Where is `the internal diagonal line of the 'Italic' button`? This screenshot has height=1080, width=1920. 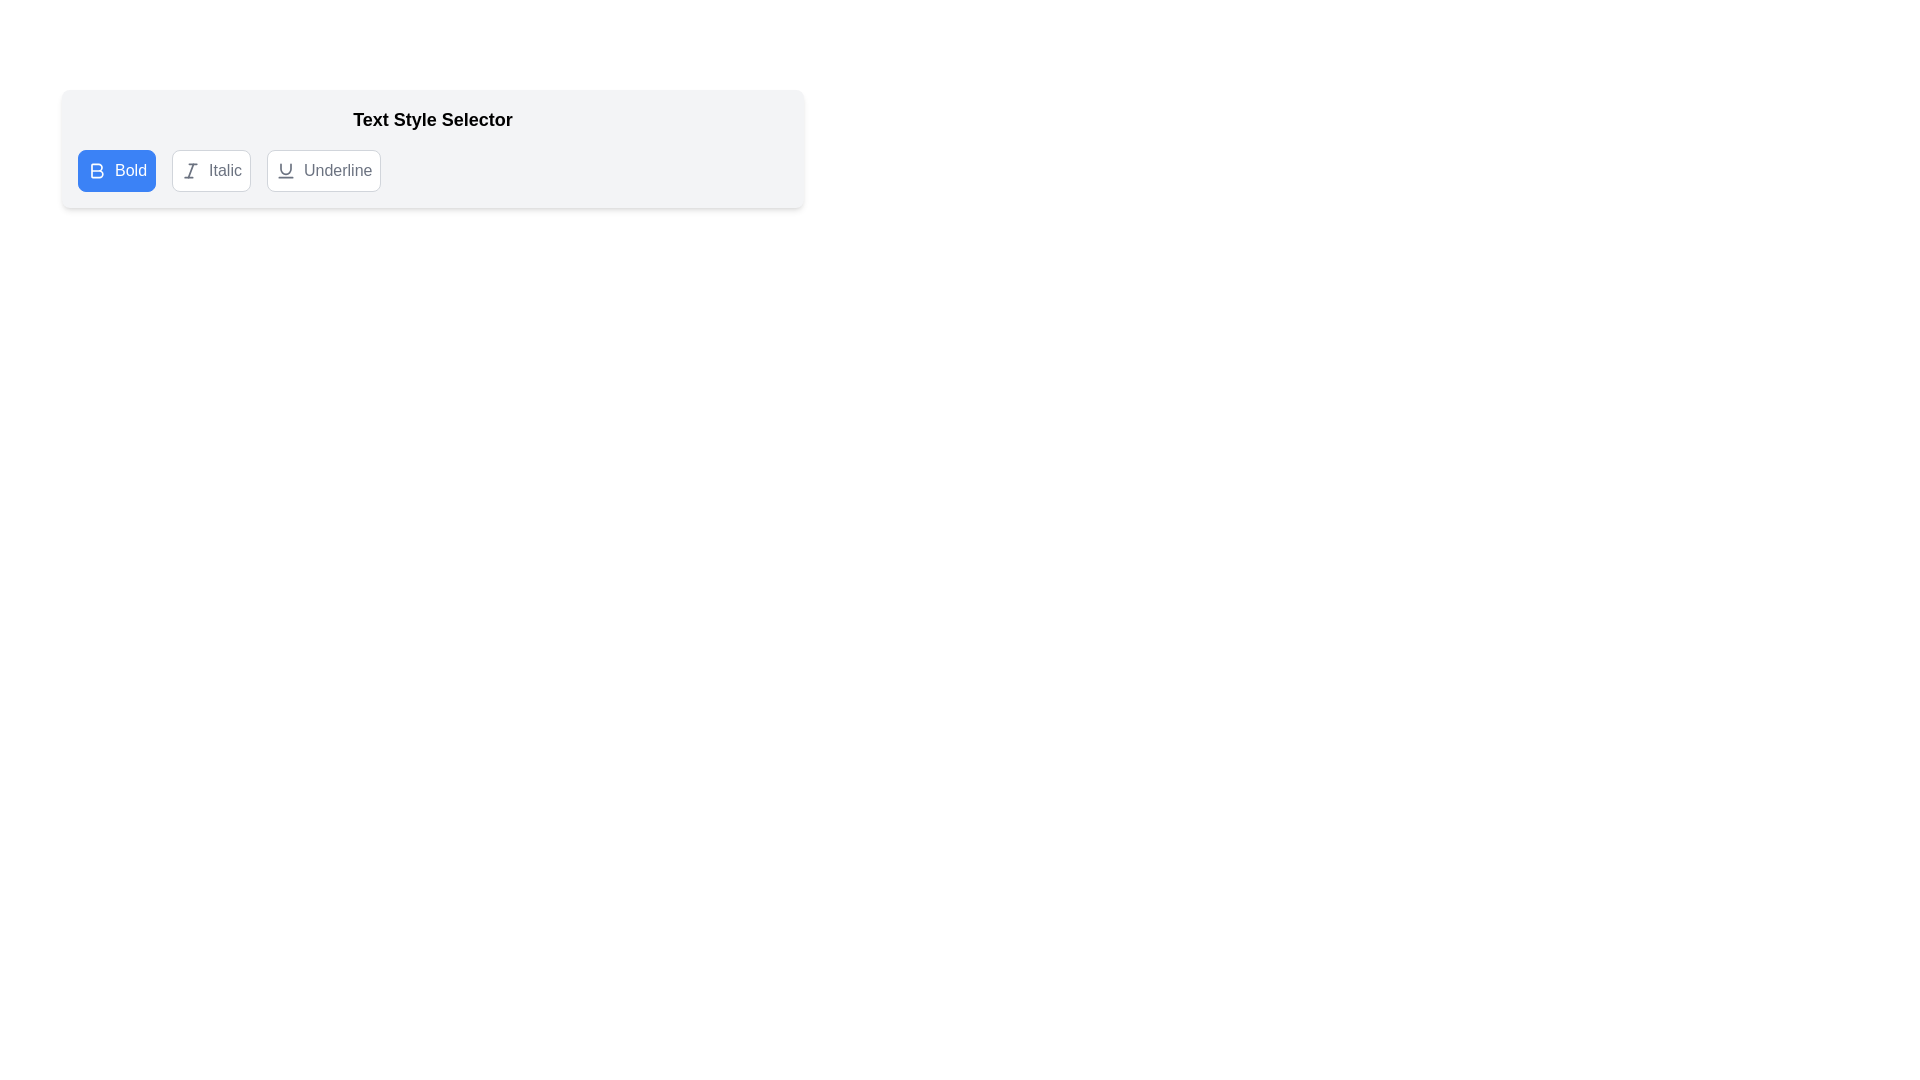
the internal diagonal line of the 'Italic' button is located at coordinates (191, 169).